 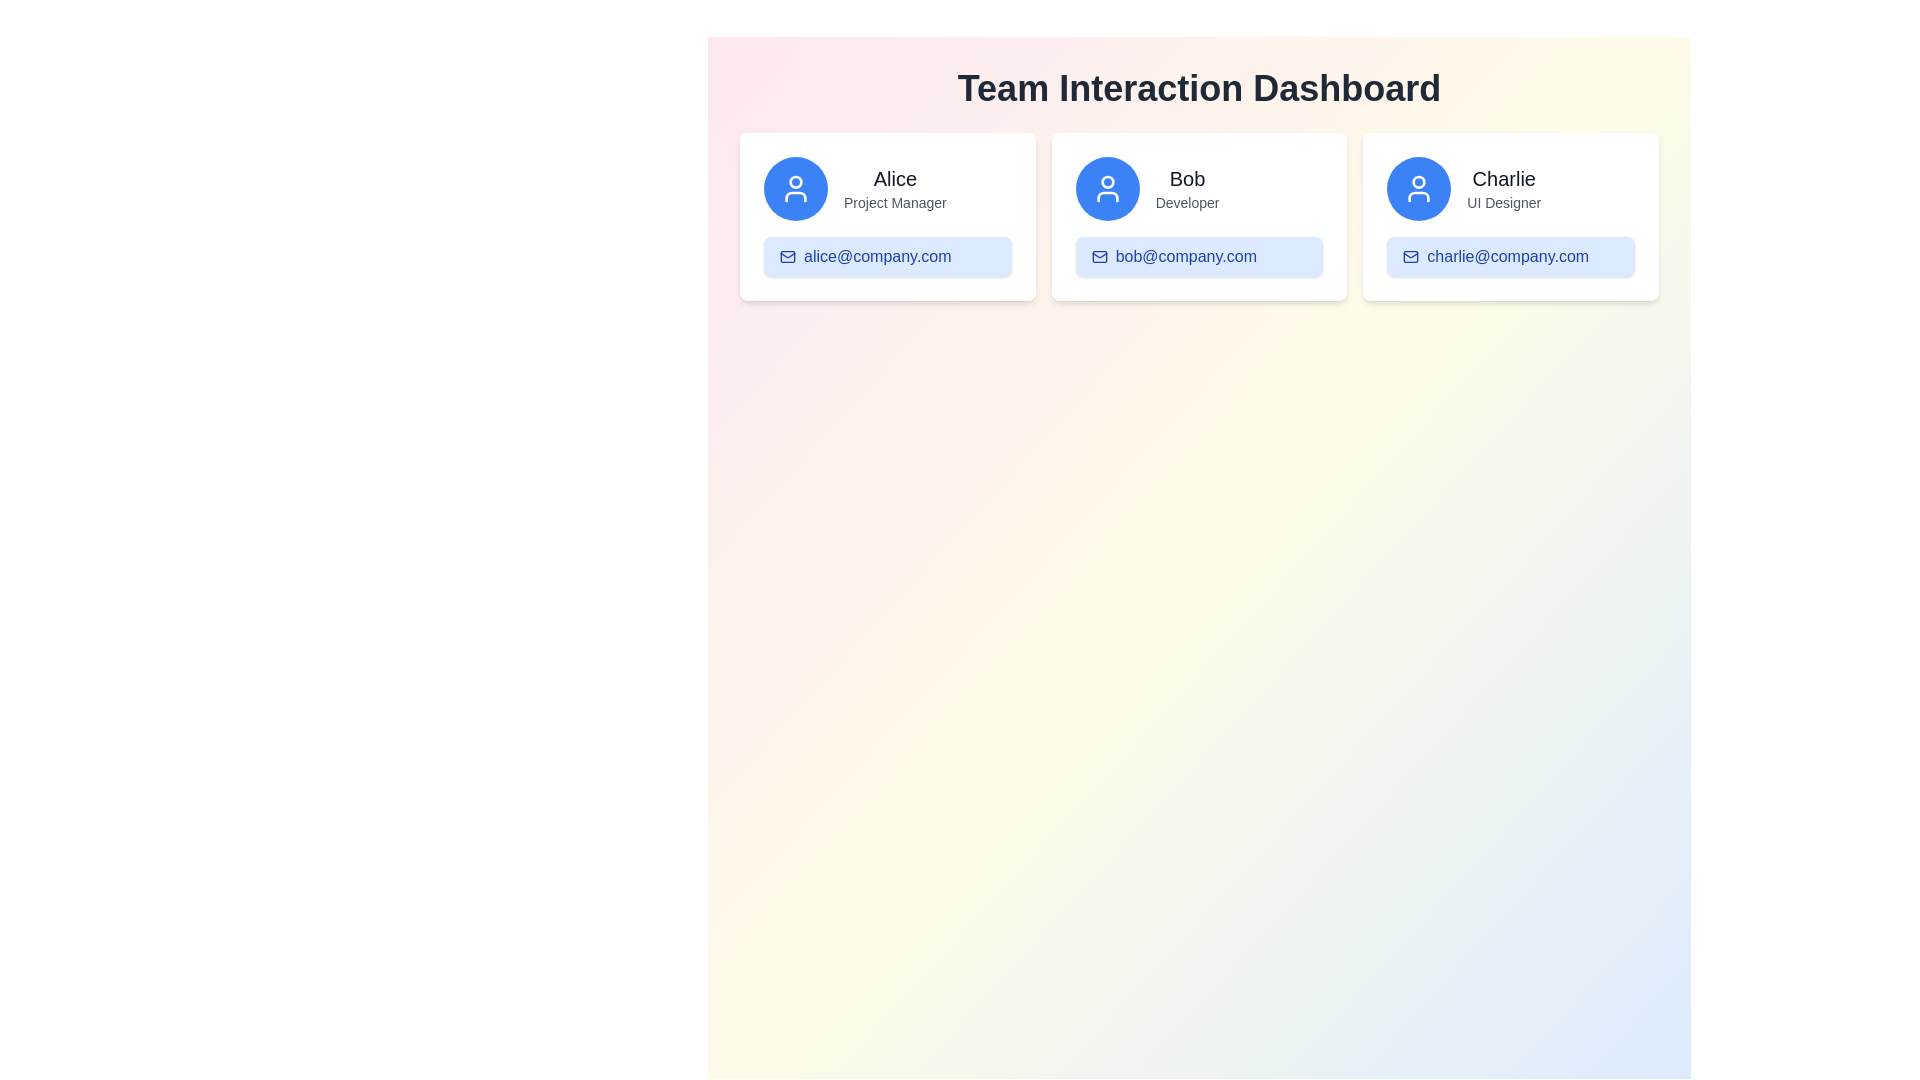 What do you see at coordinates (1106, 182) in the screenshot?
I see `the circular user profile icon located in the middle card of the interface, which visually represents the user's avatar` at bounding box center [1106, 182].